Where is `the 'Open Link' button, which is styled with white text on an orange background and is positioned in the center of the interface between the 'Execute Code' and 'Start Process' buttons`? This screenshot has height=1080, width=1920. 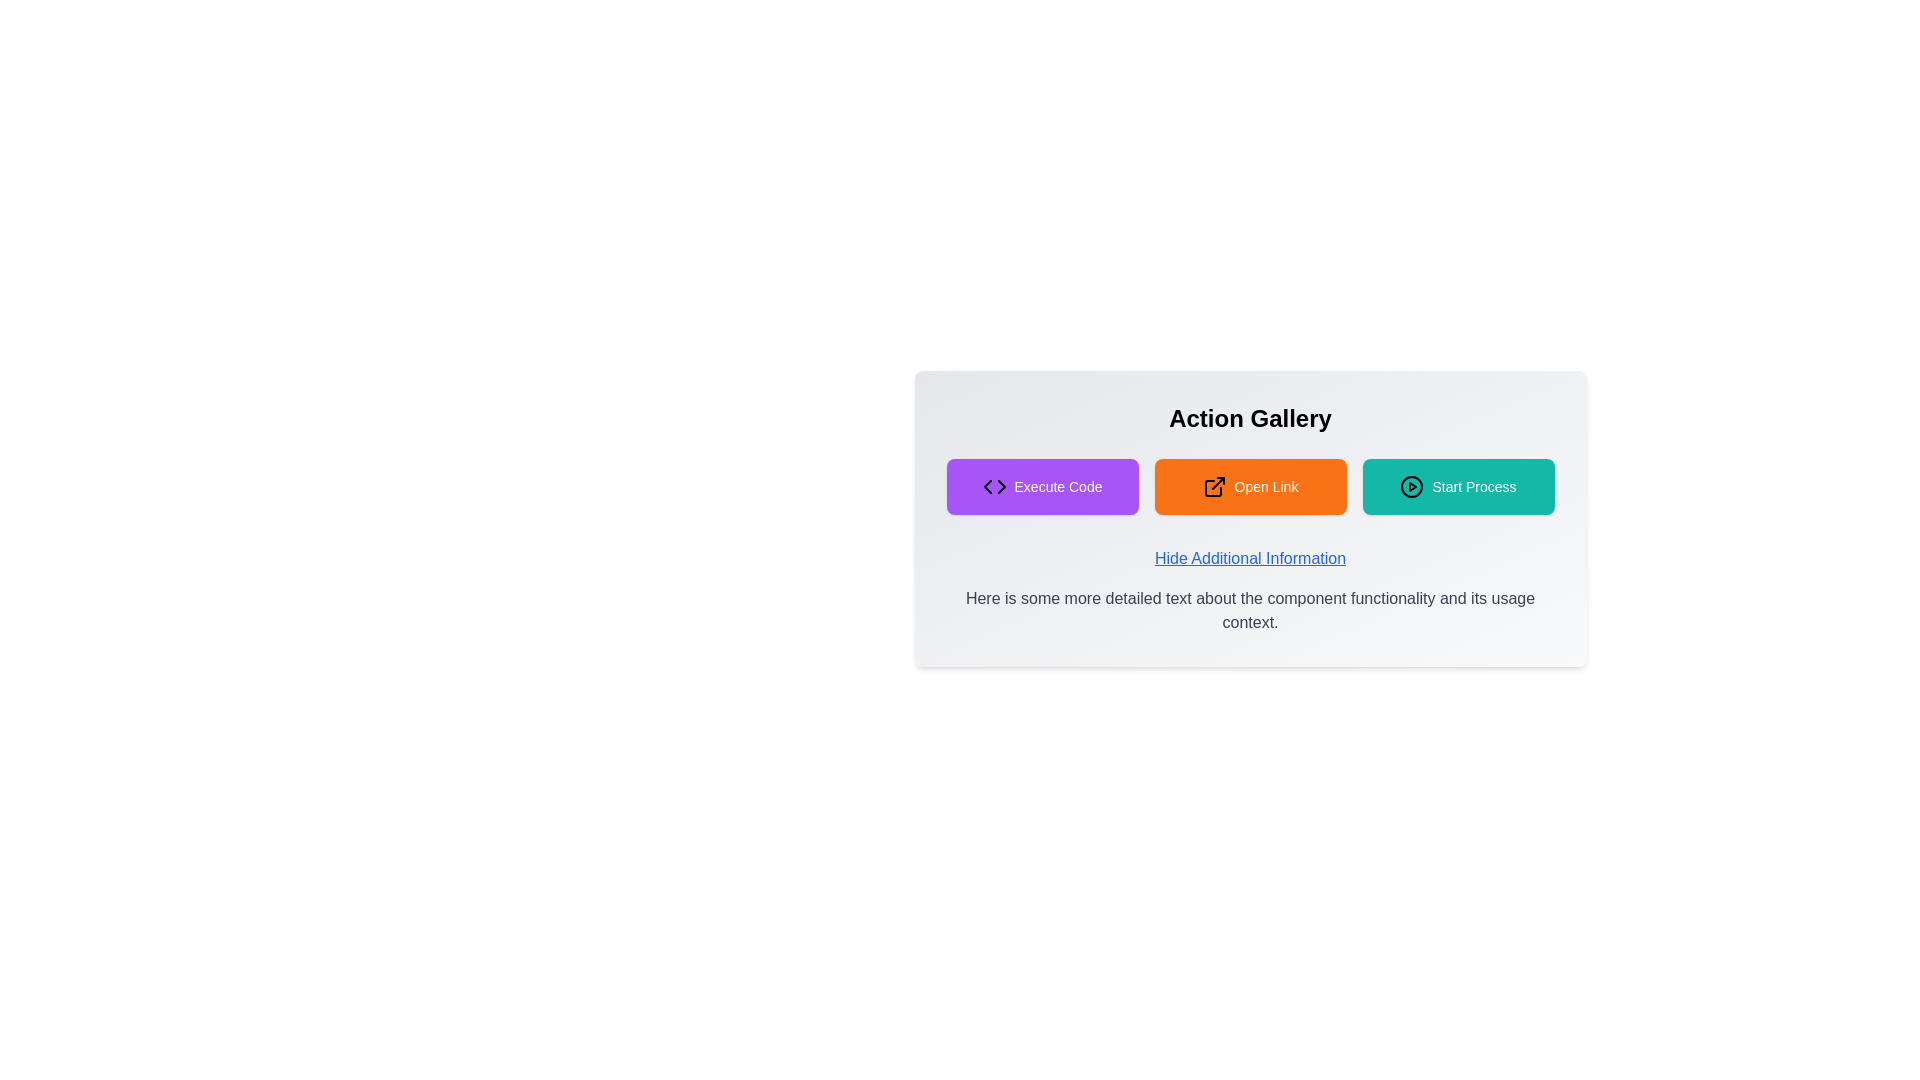
the 'Open Link' button, which is styled with white text on an orange background and is positioned in the center of the interface between the 'Execute Code' and 'Start Process' buttons is located at coordinates (1265, 486).